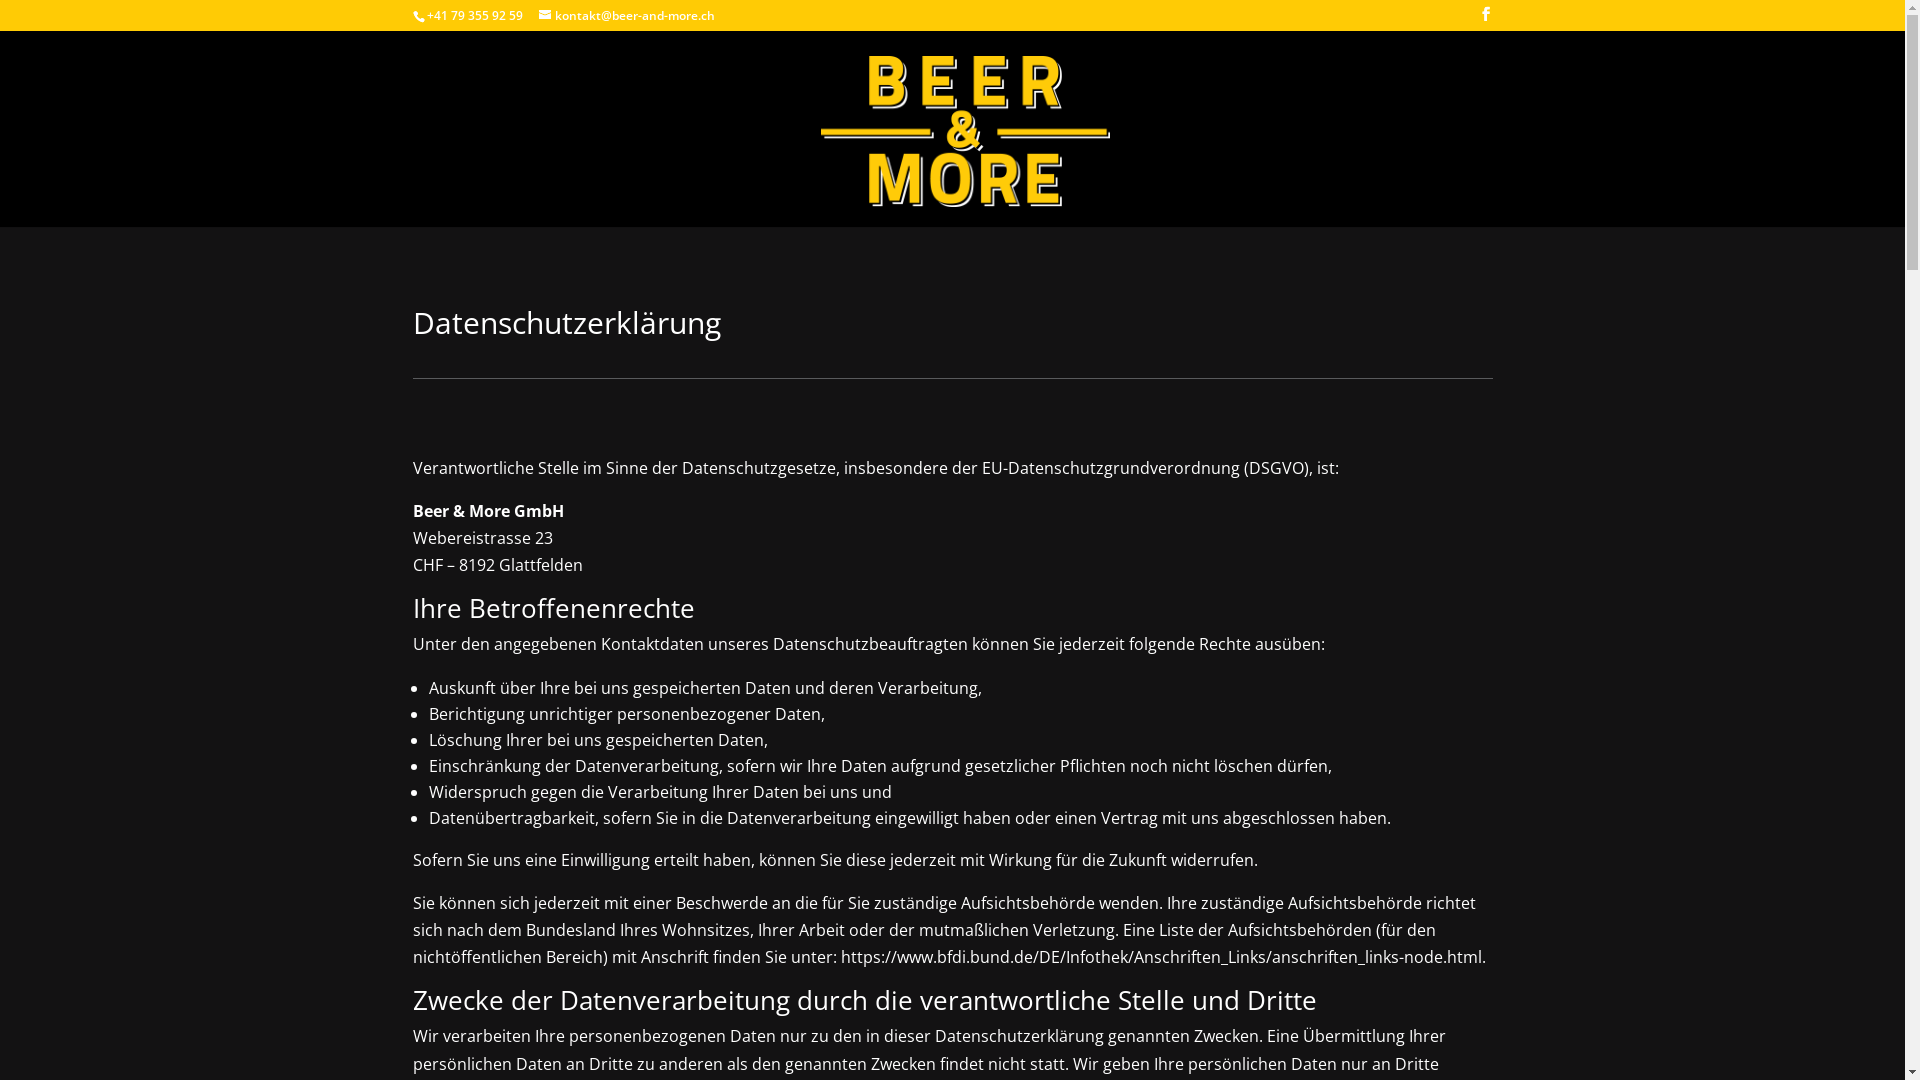  I want to click on 'kontakt@beer-and-more.ch', so click(624, 15).